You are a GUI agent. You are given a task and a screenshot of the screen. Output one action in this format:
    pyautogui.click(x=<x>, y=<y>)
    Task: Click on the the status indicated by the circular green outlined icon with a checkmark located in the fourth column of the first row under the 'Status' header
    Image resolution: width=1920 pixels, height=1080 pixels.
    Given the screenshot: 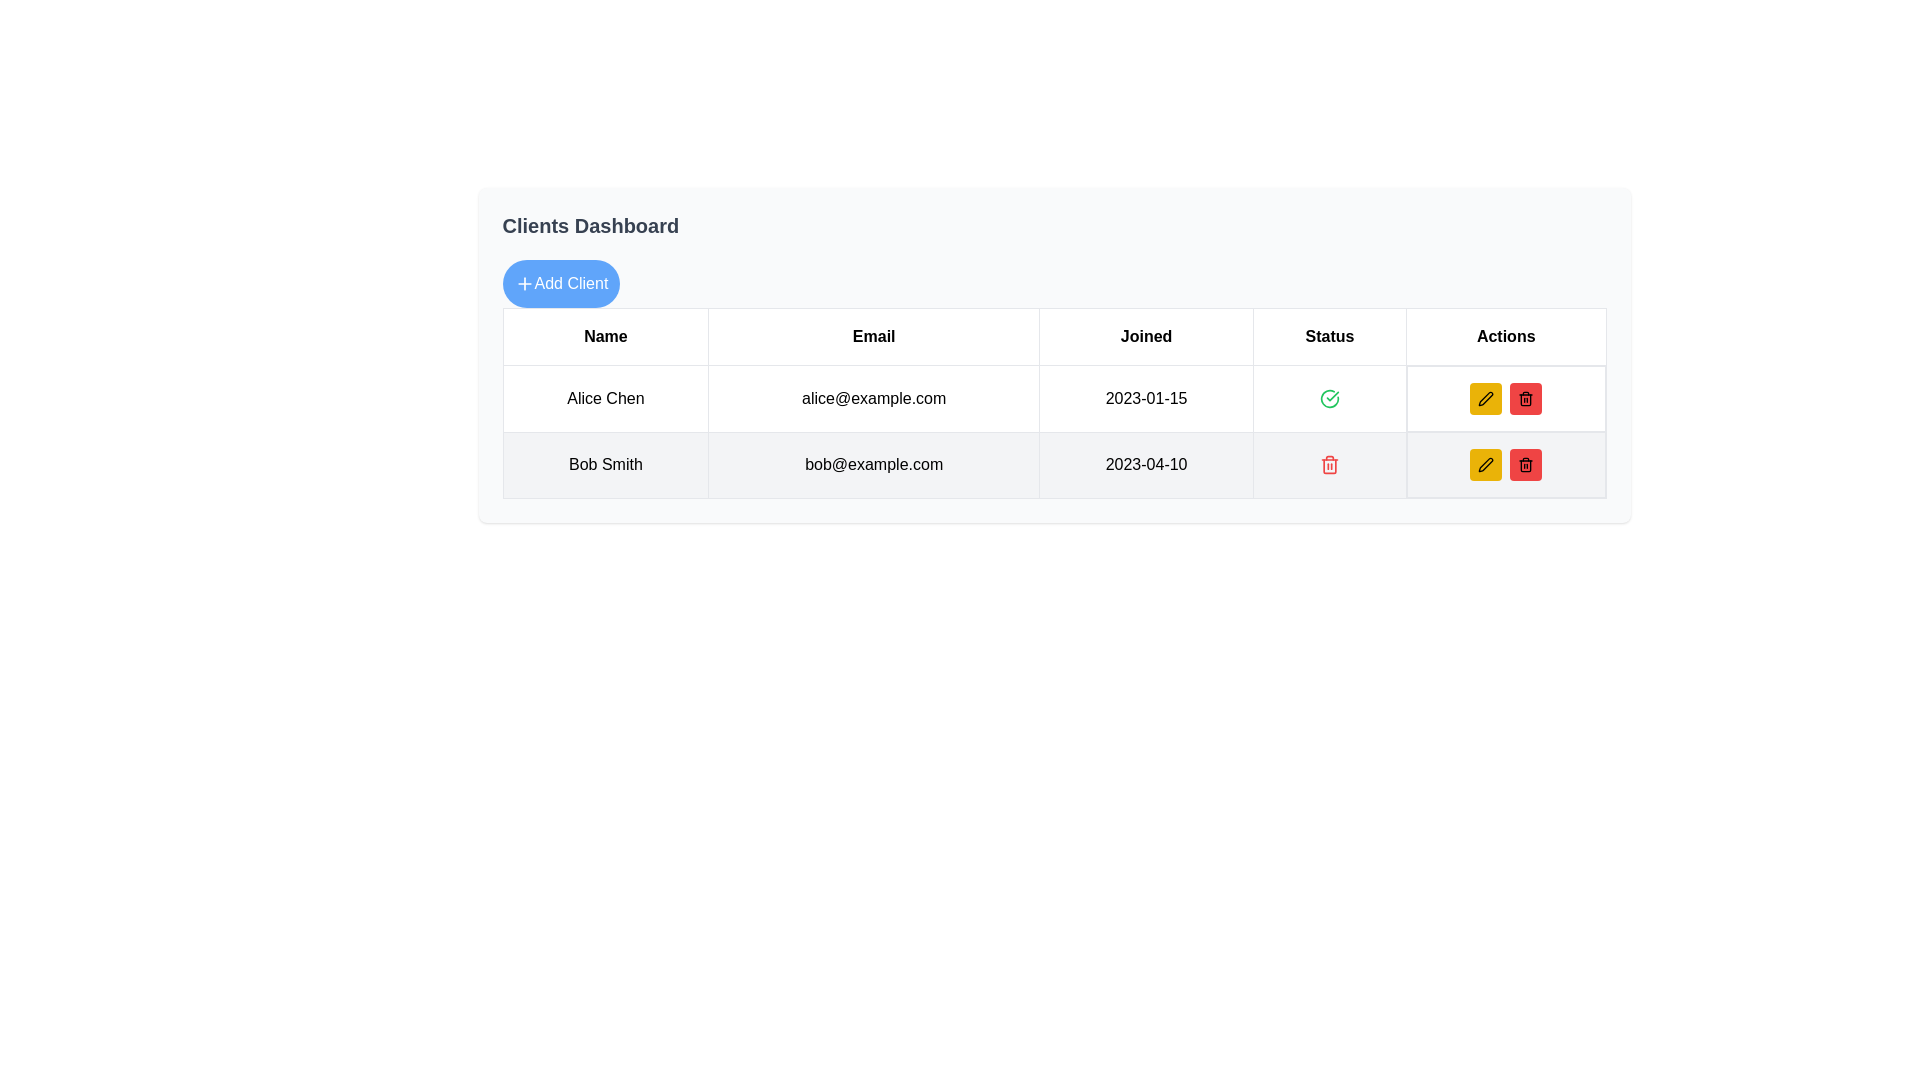 What is the action you would take?
    pyautogui.click(x=1329, y=398)
    